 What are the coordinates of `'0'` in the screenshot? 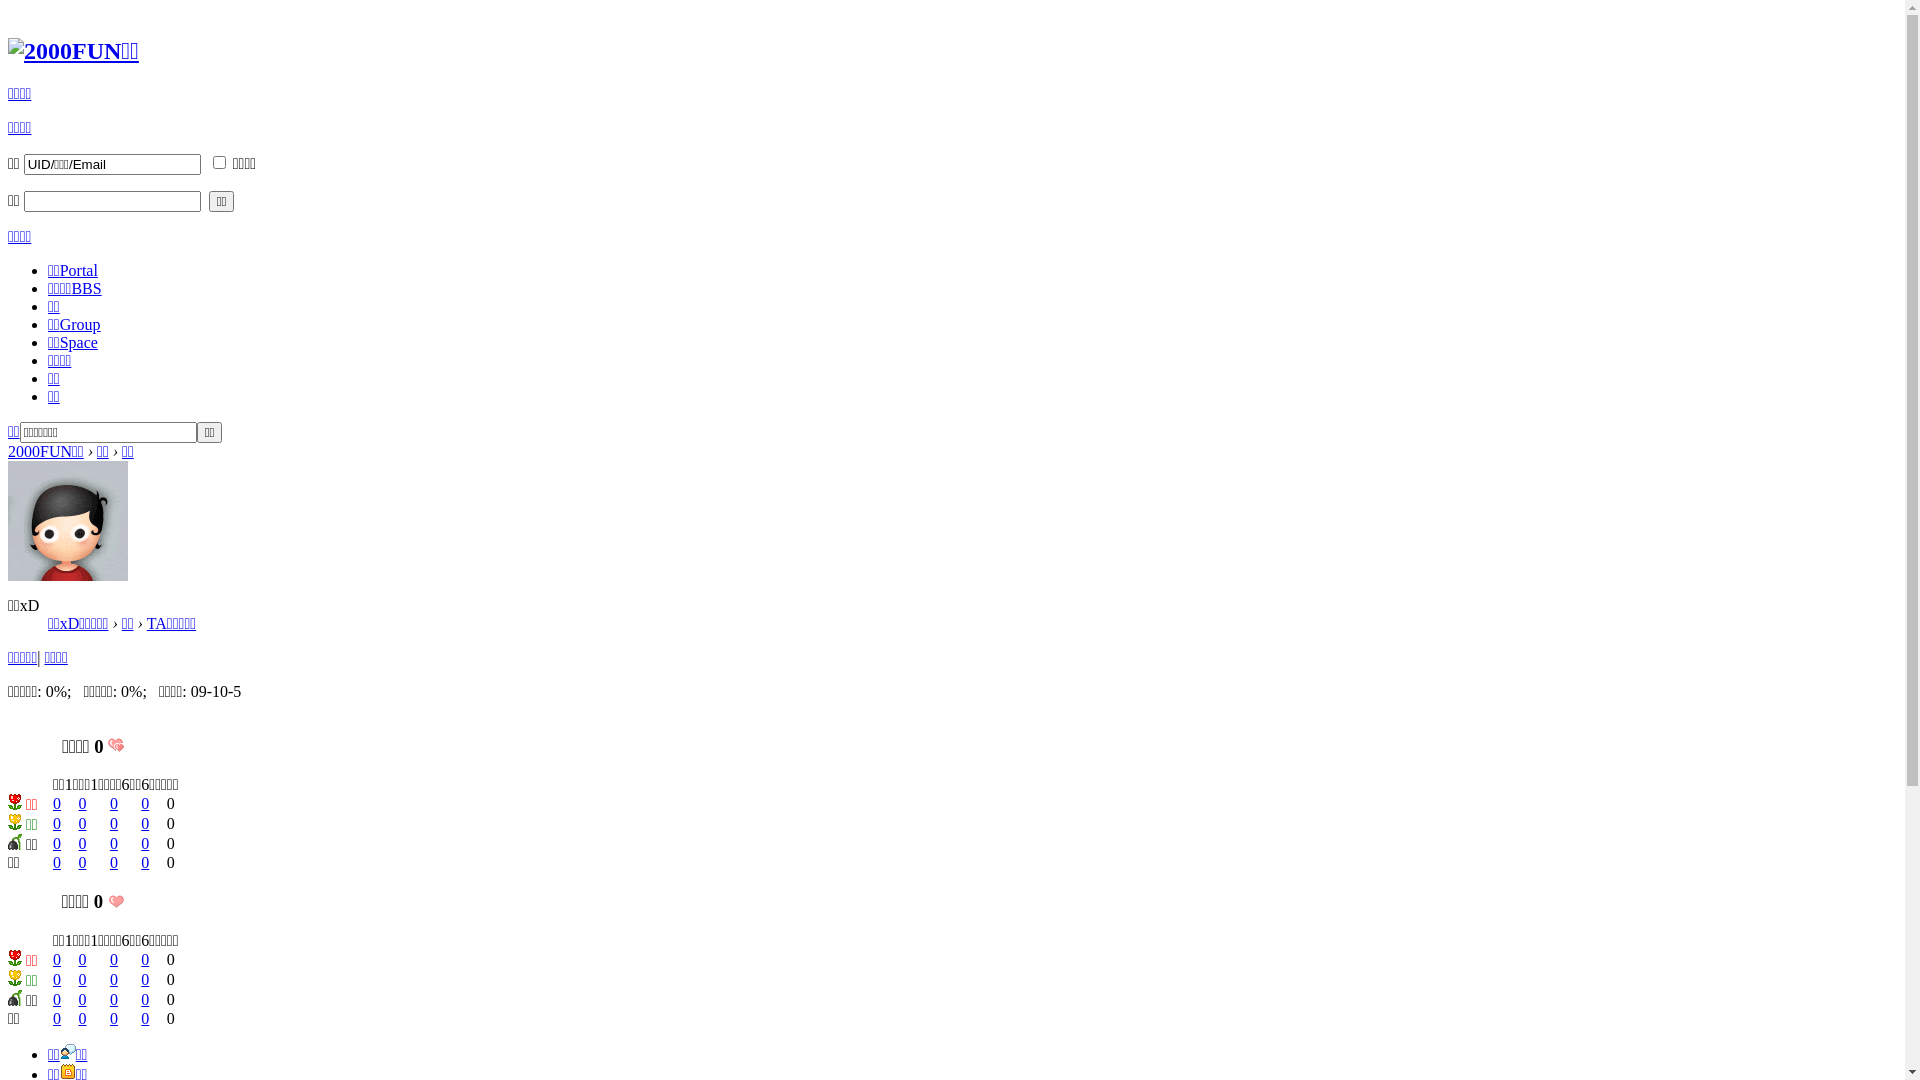 It's located at (57, 999).